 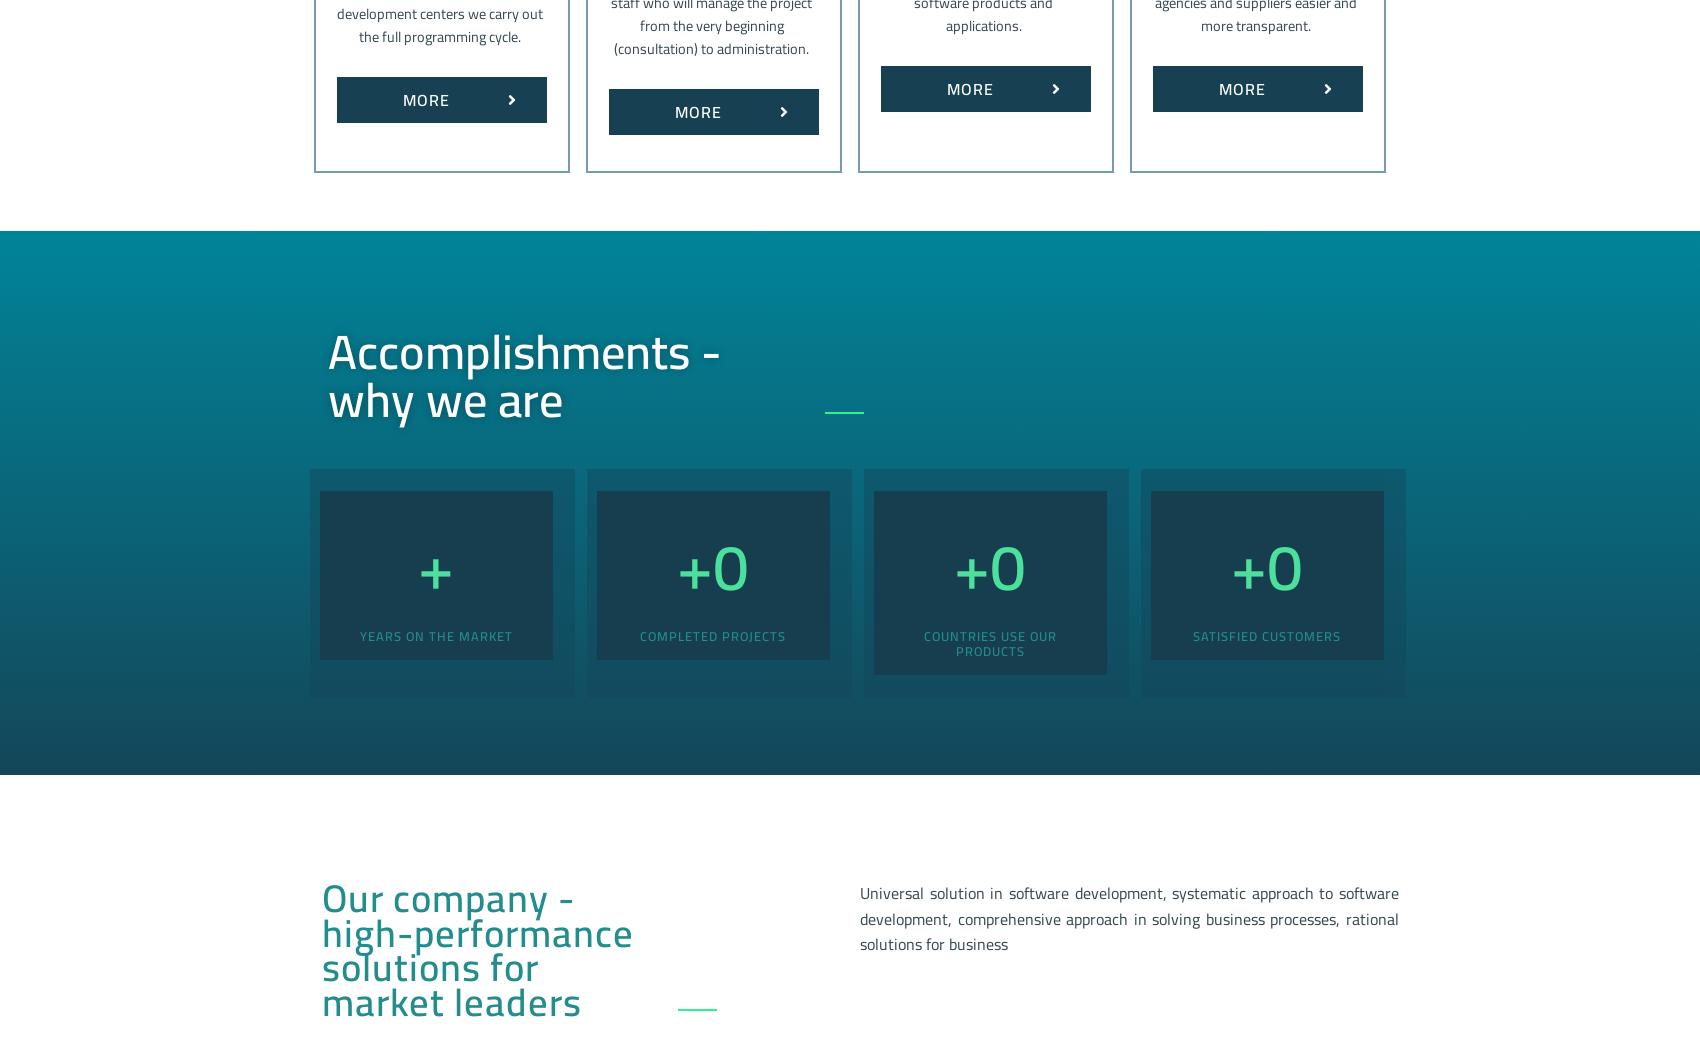 What do you see at coordinates (435, 633) in the screenshot?
I see `'years on the market'` at bounding box center [435, 633].